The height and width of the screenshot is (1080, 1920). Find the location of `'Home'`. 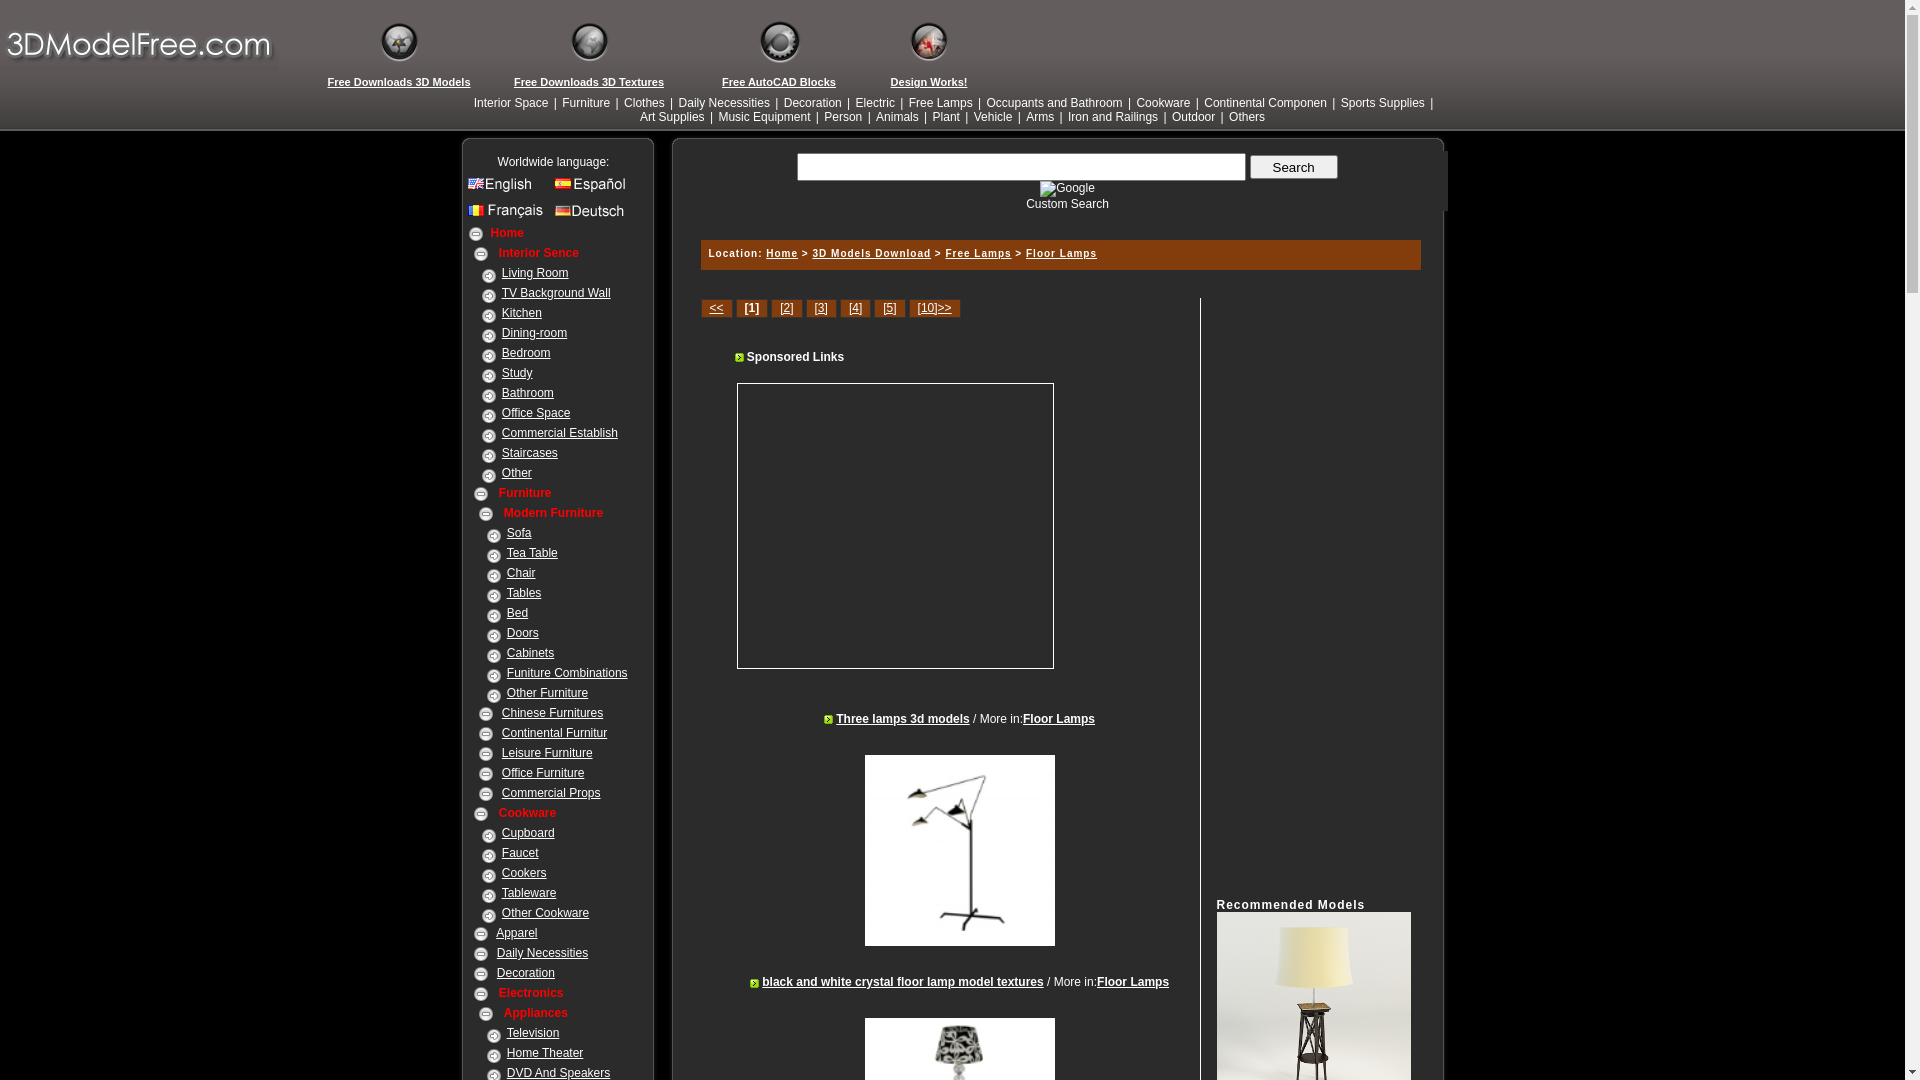

'Home' is located at coordinates (506, 231).